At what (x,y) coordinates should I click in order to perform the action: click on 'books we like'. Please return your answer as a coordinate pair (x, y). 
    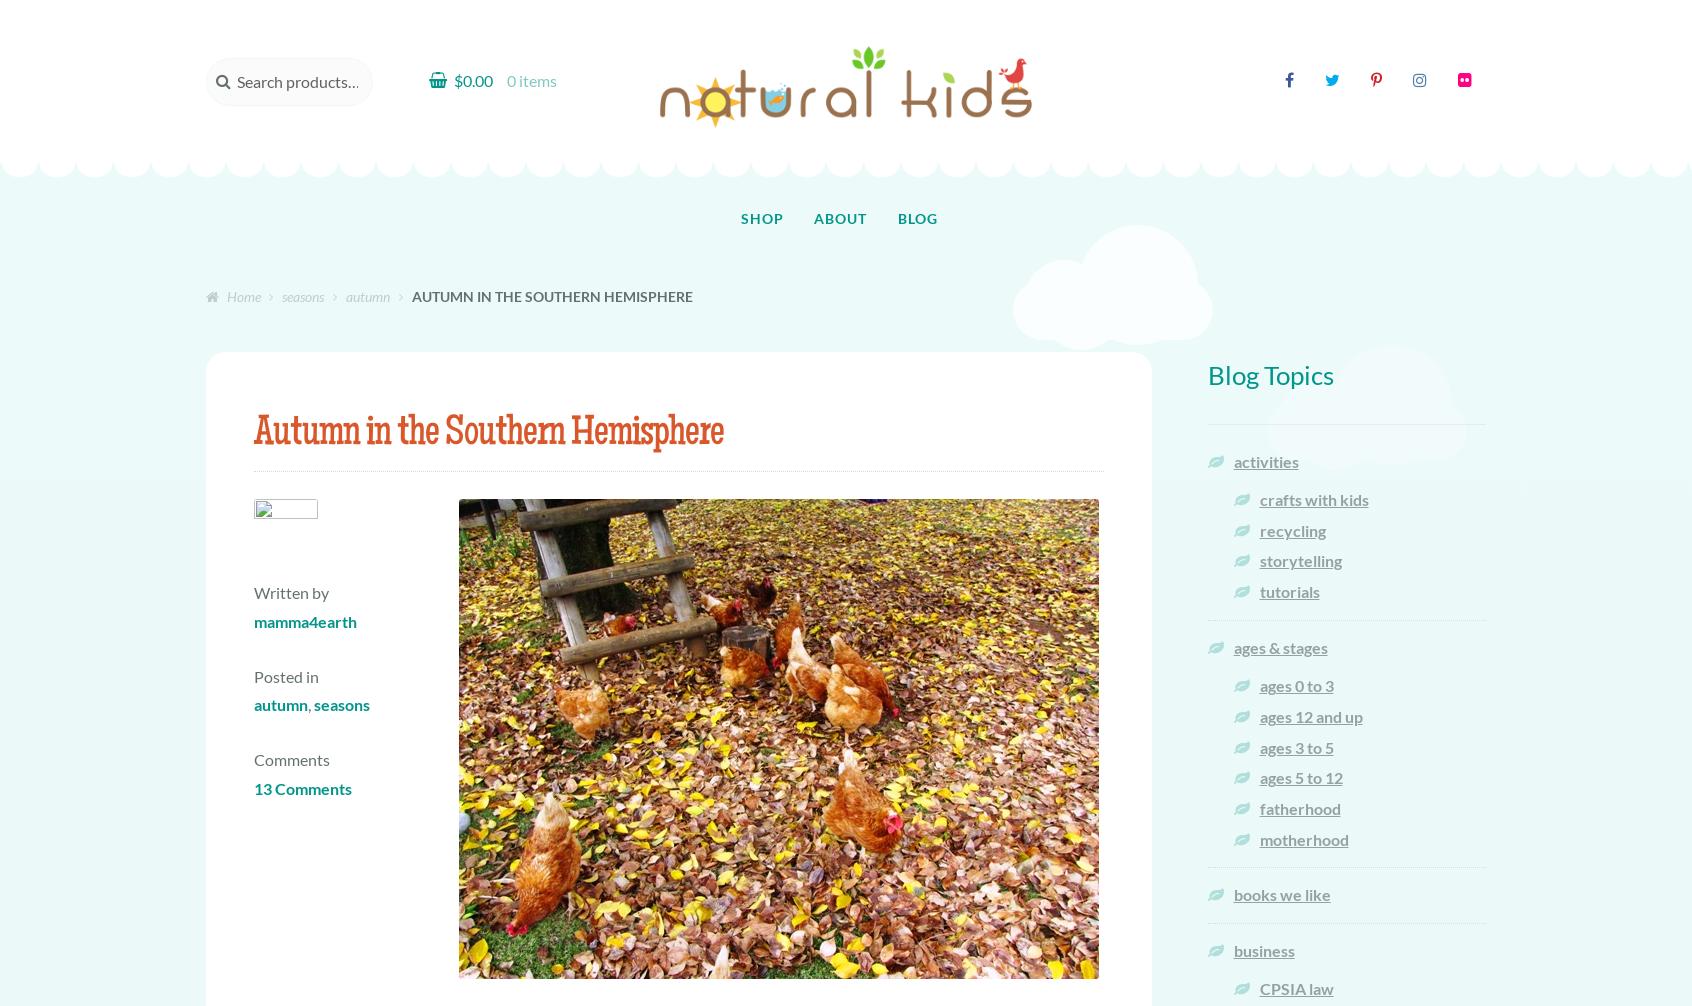
    Looking at the image, I should click on (1280, 893).